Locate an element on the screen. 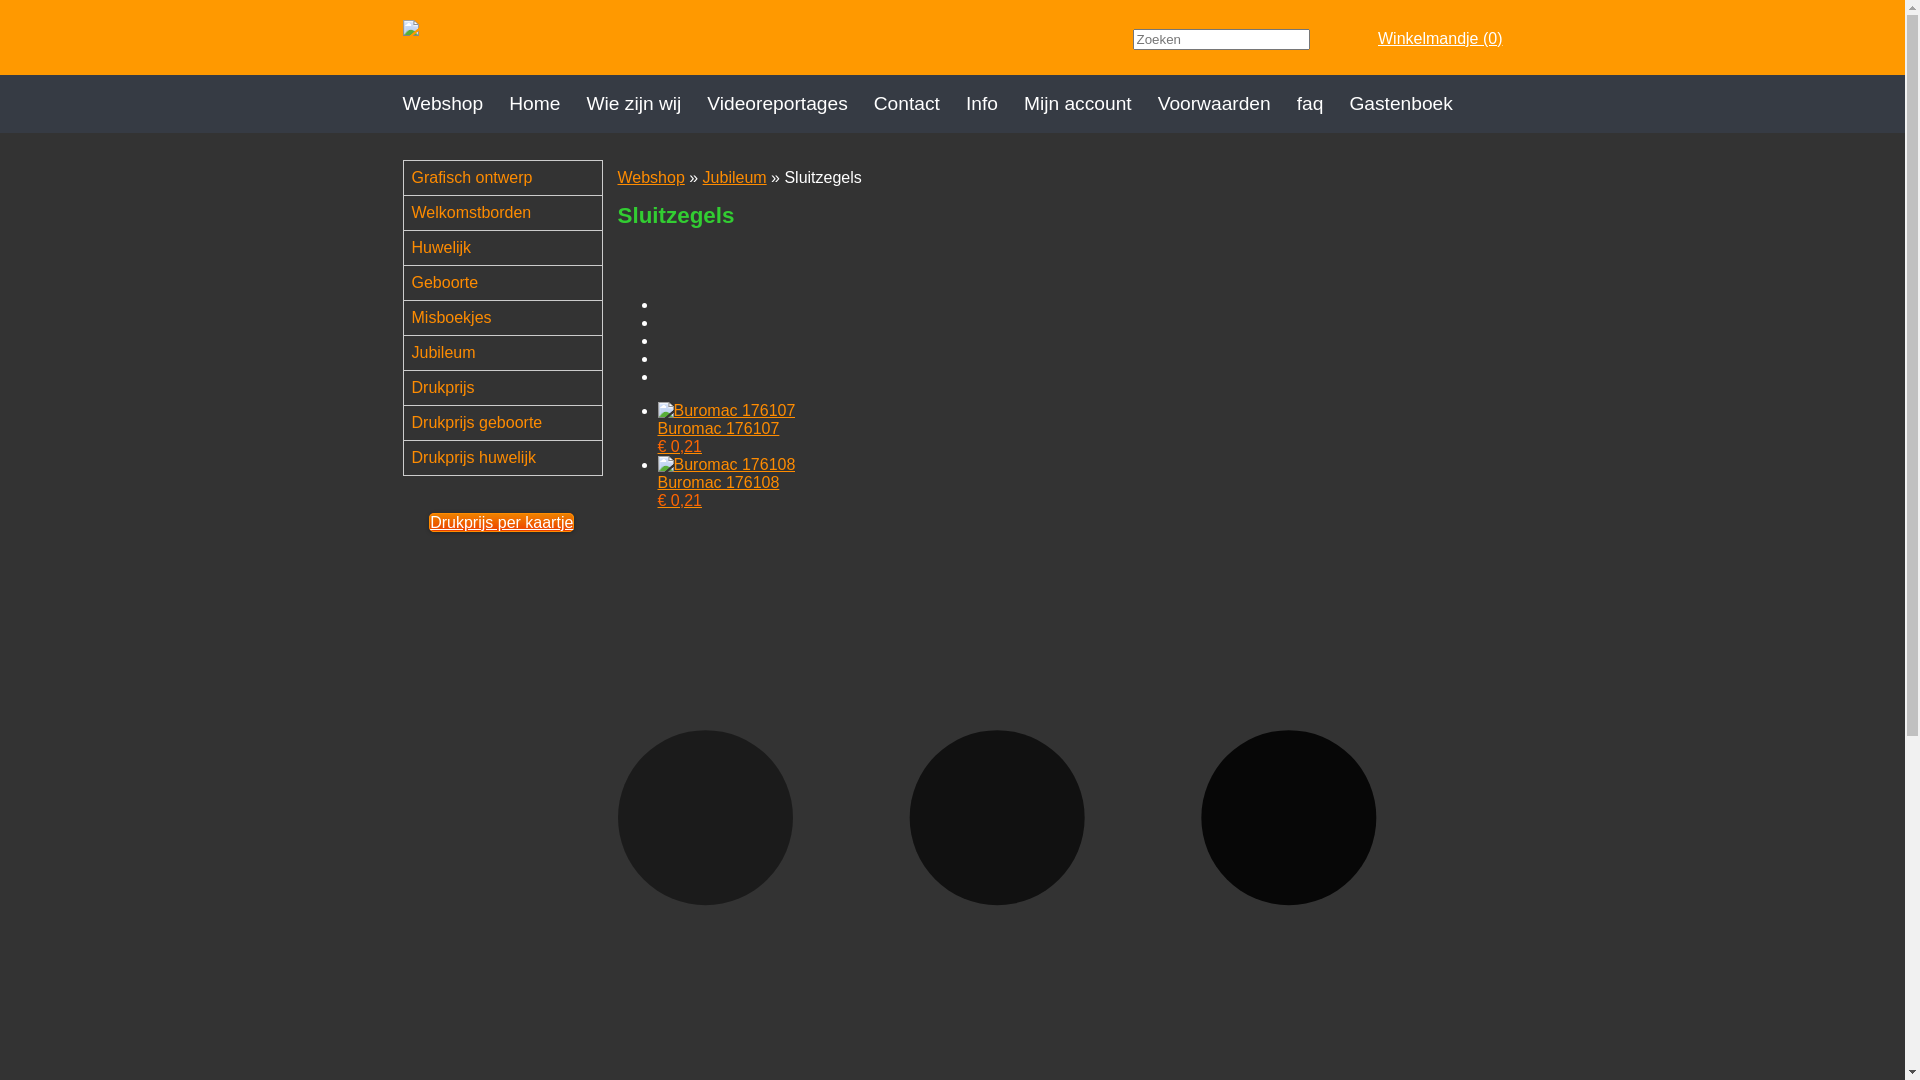  'Huwelijk' is located at coordinates (510, 246).